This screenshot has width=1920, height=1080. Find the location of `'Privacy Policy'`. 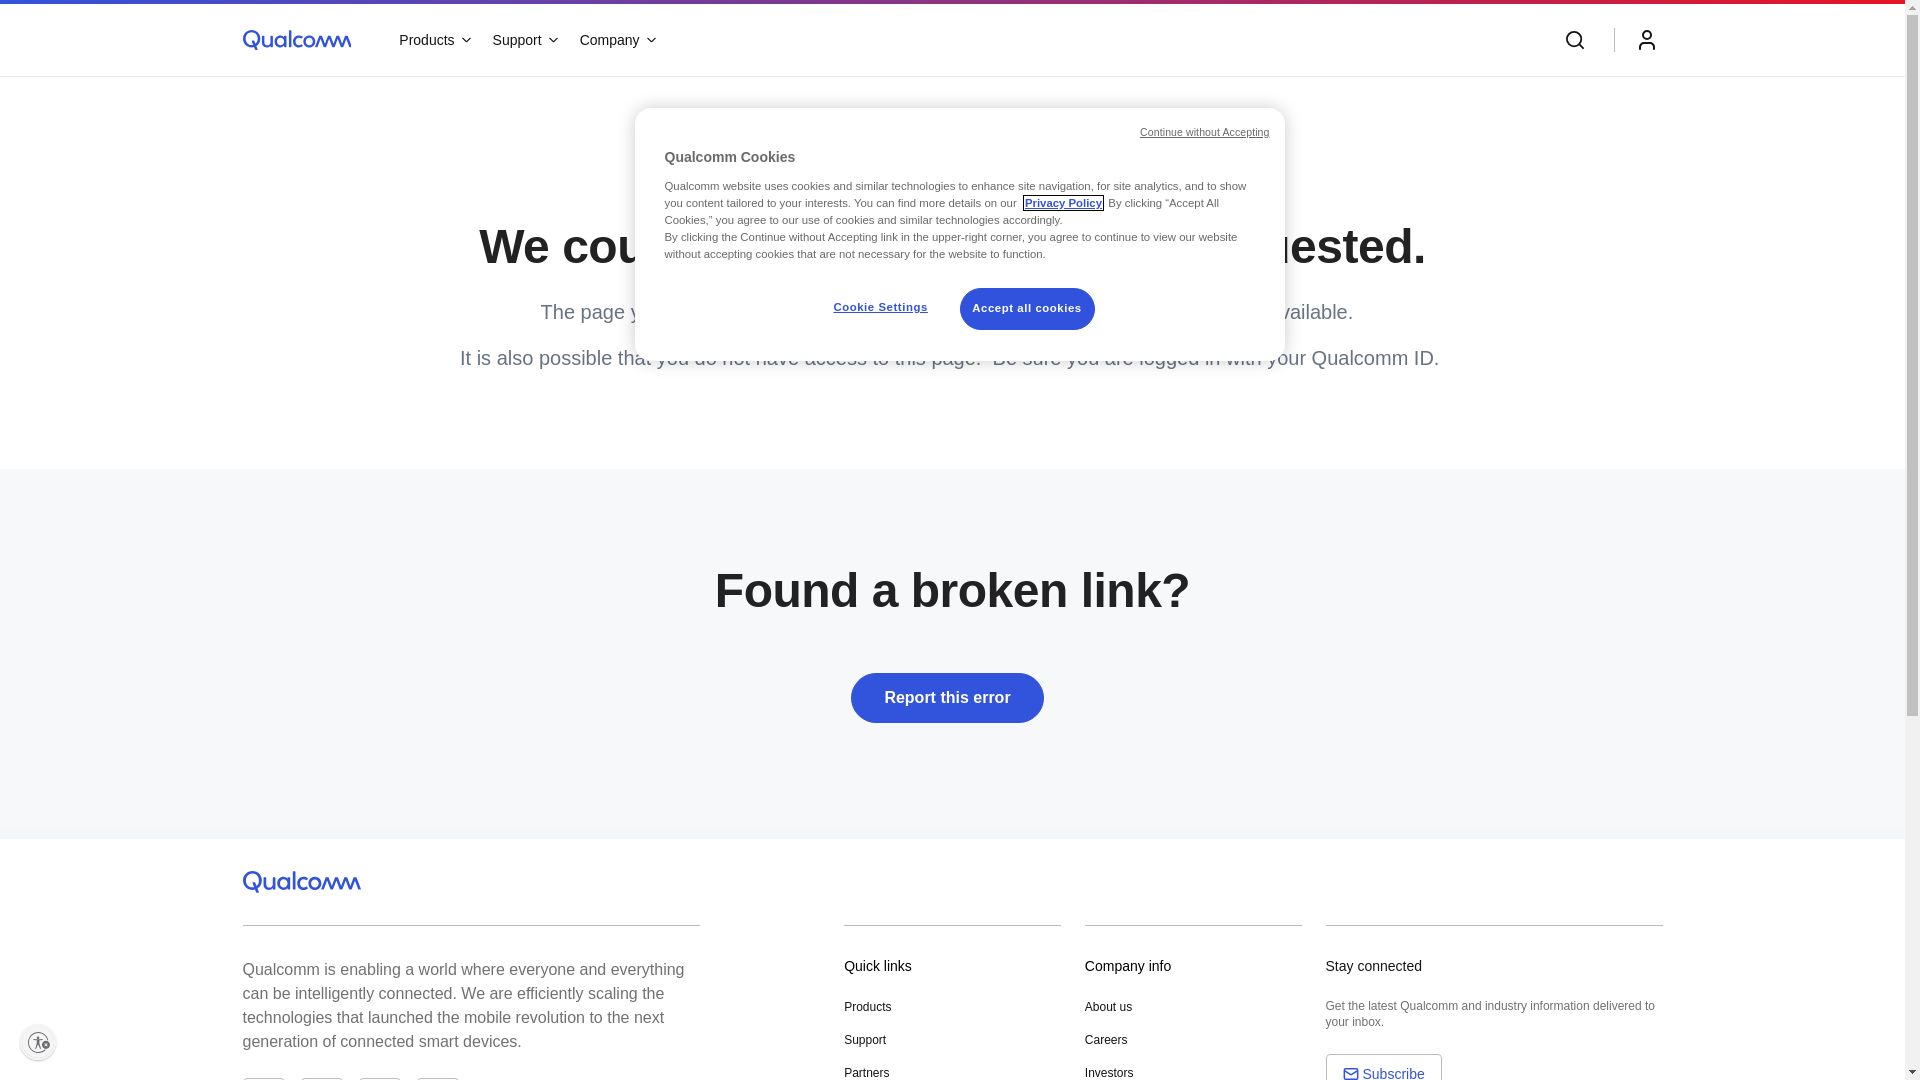

'Privacy Policy' is located at coordinates (1062, 203).